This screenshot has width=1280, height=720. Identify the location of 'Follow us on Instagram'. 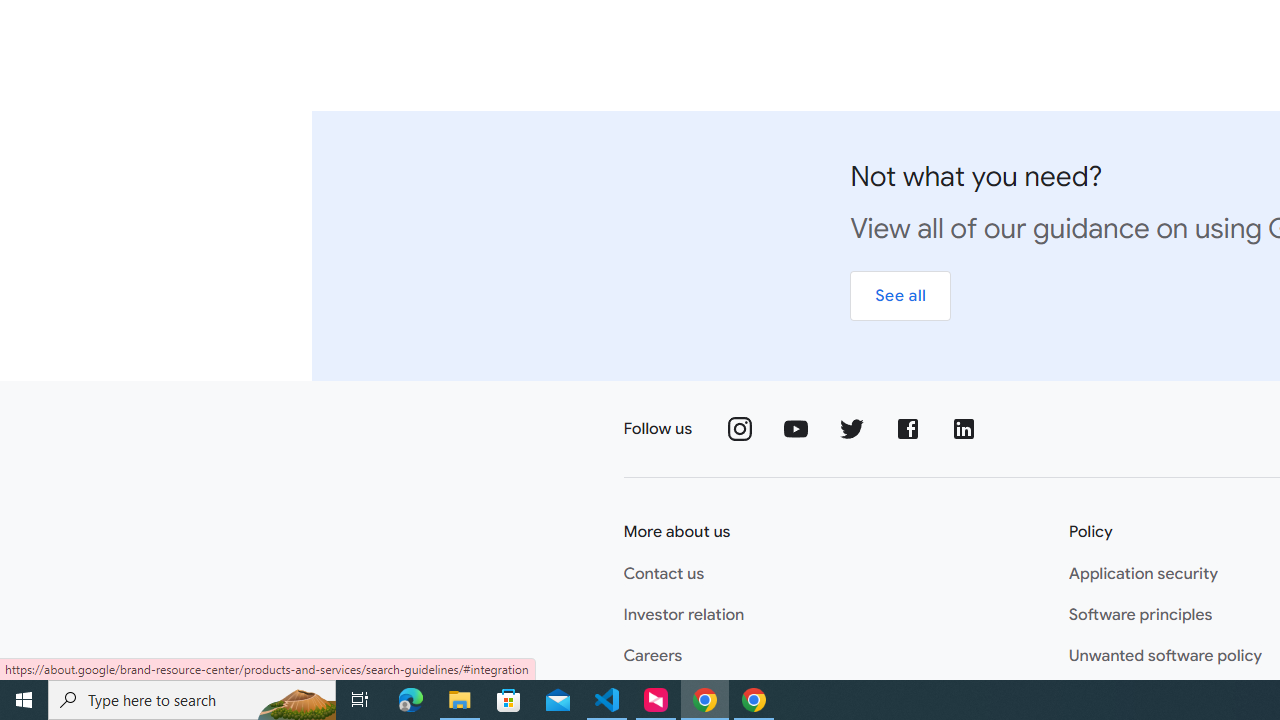
(739, 428).